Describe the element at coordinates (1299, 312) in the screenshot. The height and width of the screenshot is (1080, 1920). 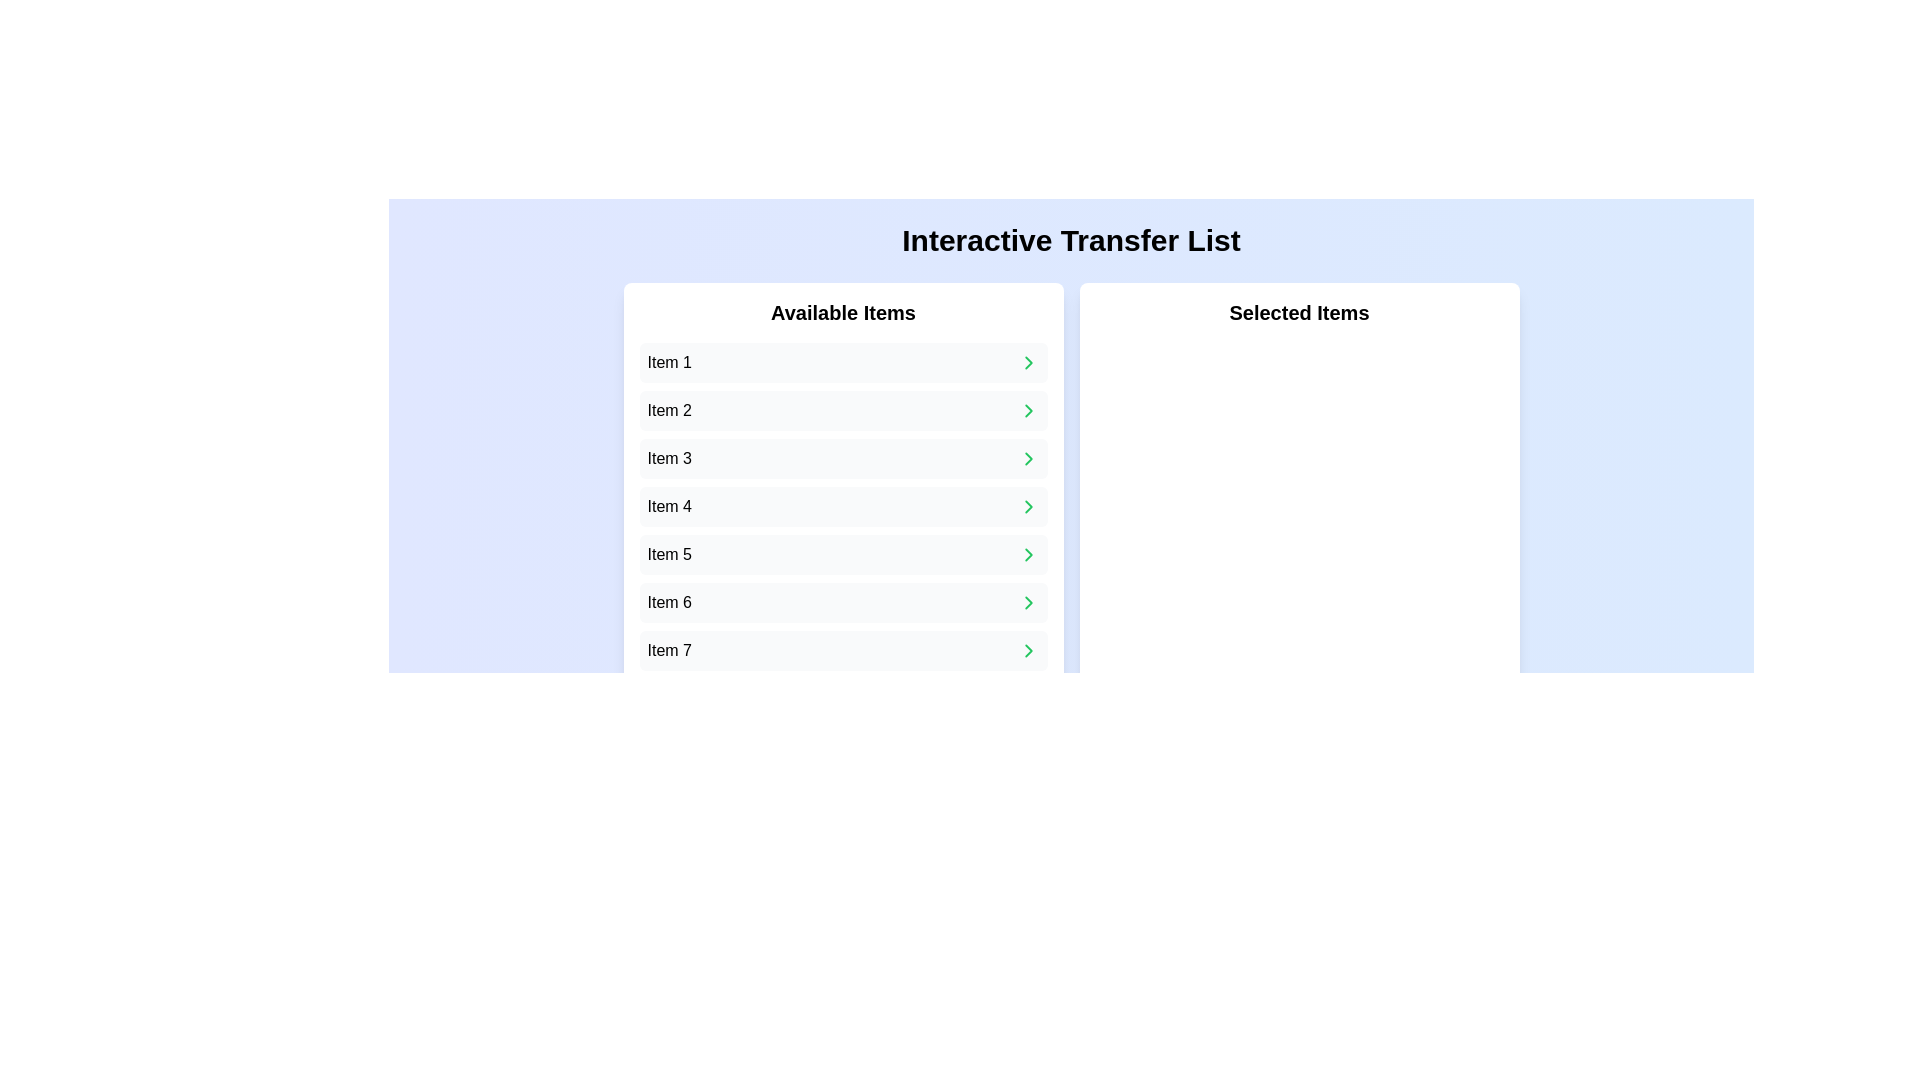
I see `the bold text labeled 'Selected Items', which is styled as a header and positioned at the top center of a white box on the right side of the interface` at that location.